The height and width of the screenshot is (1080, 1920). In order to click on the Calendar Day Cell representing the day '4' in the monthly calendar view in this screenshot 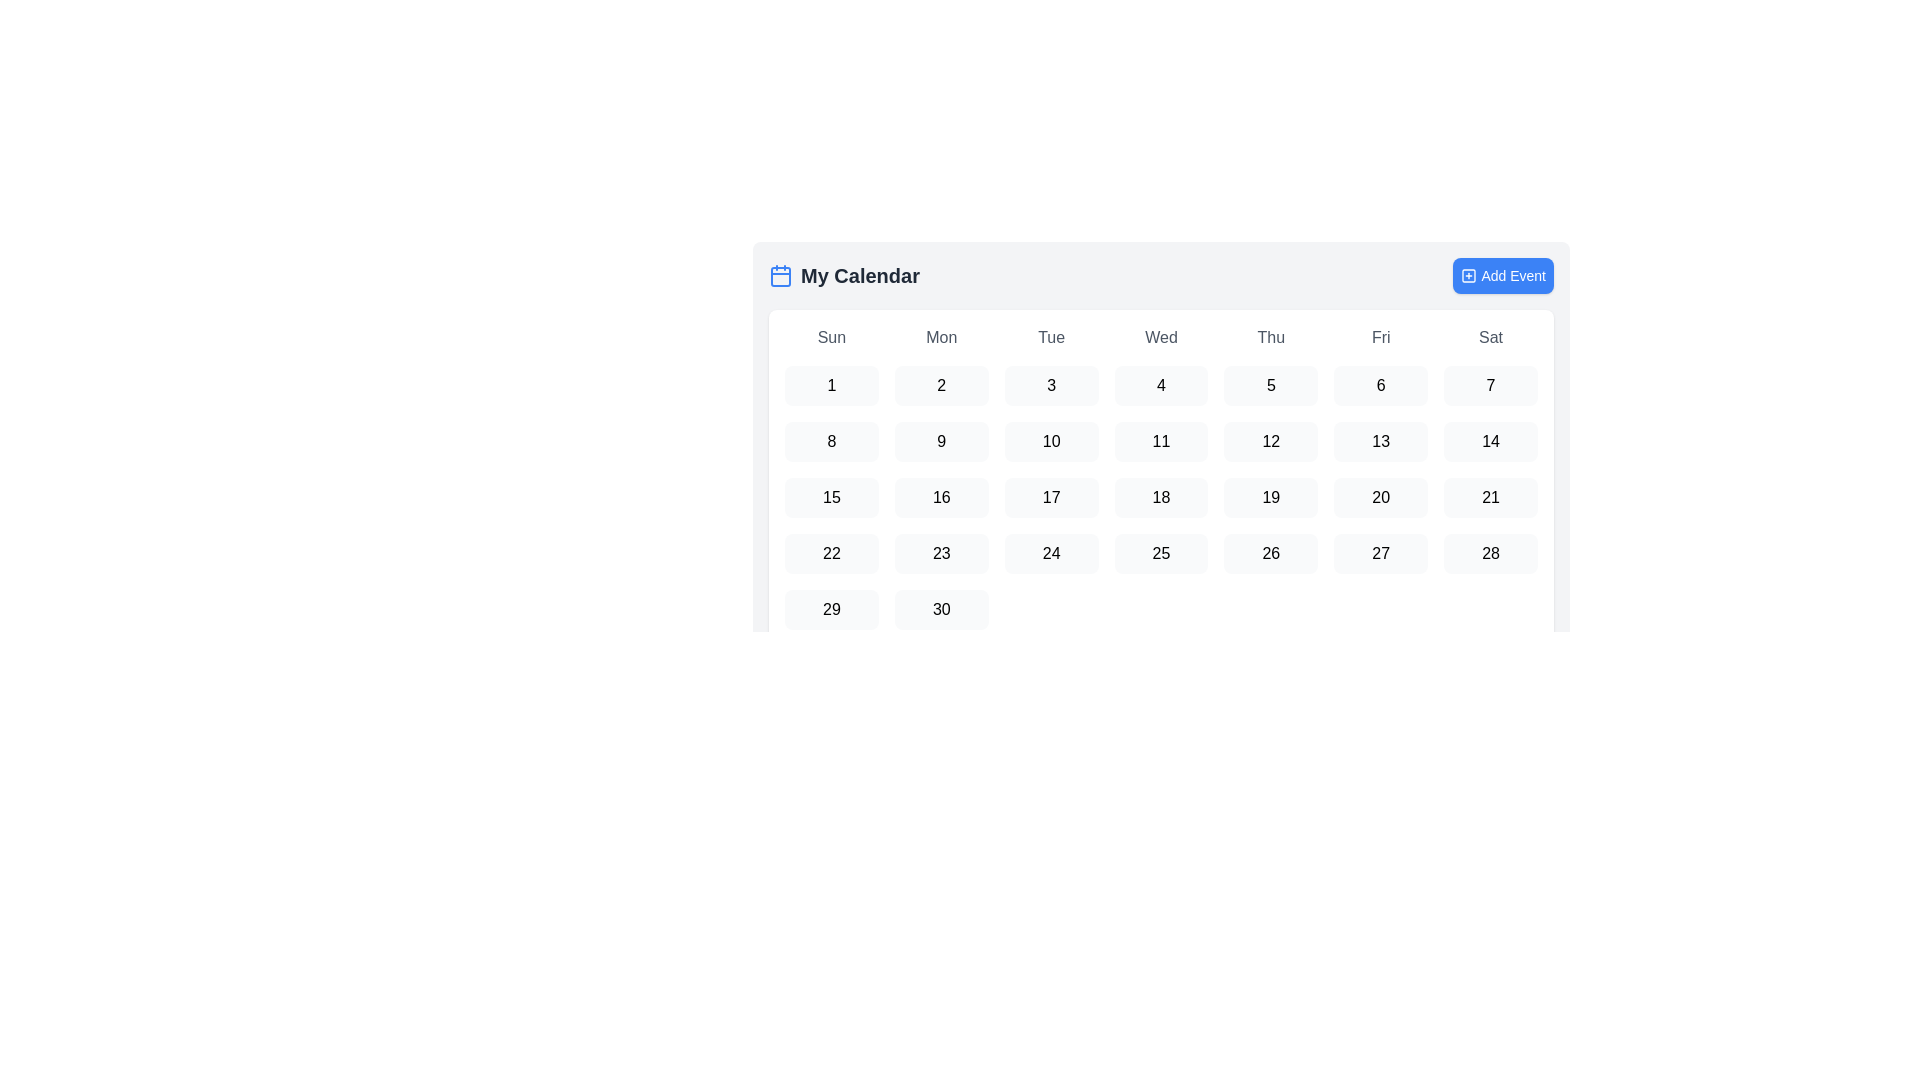, I will do `click(1161, 385)`.